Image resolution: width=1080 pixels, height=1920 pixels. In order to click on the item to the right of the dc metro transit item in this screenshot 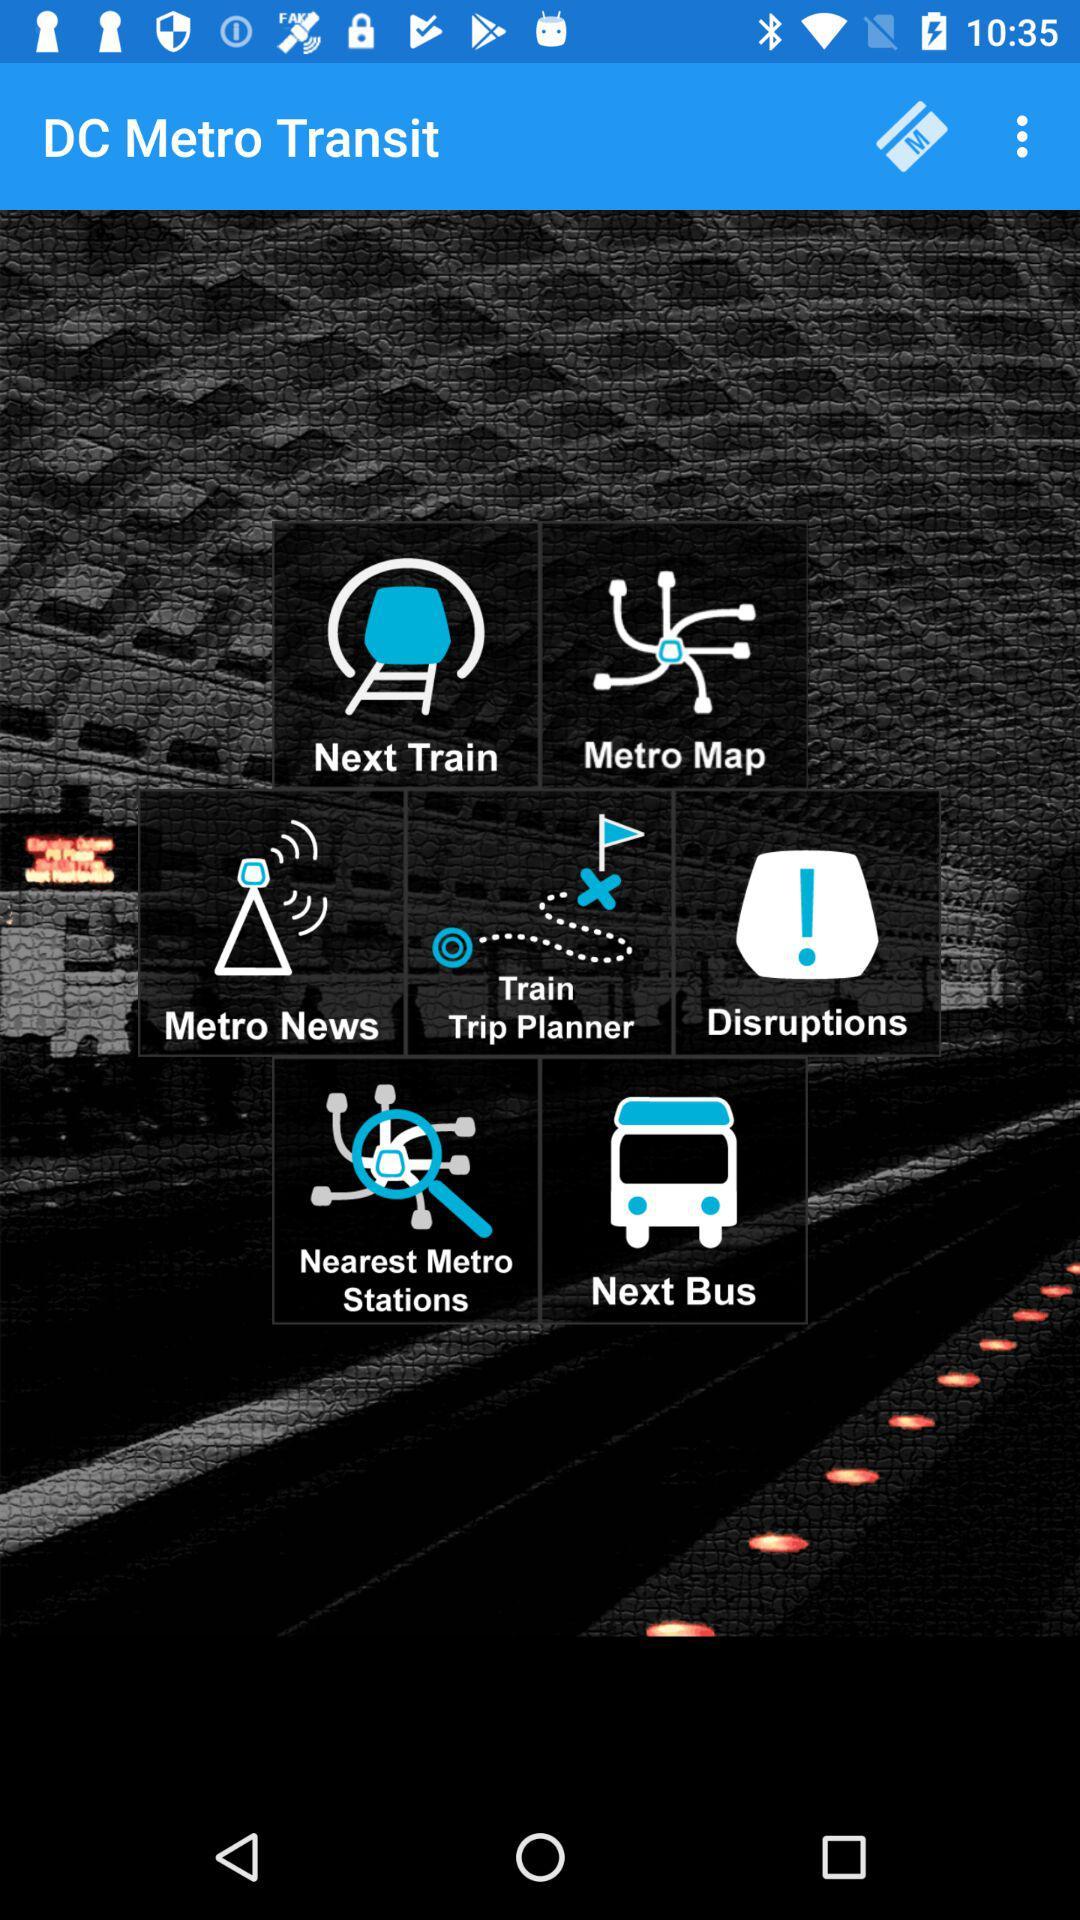, I will do `click(911, 135)`.